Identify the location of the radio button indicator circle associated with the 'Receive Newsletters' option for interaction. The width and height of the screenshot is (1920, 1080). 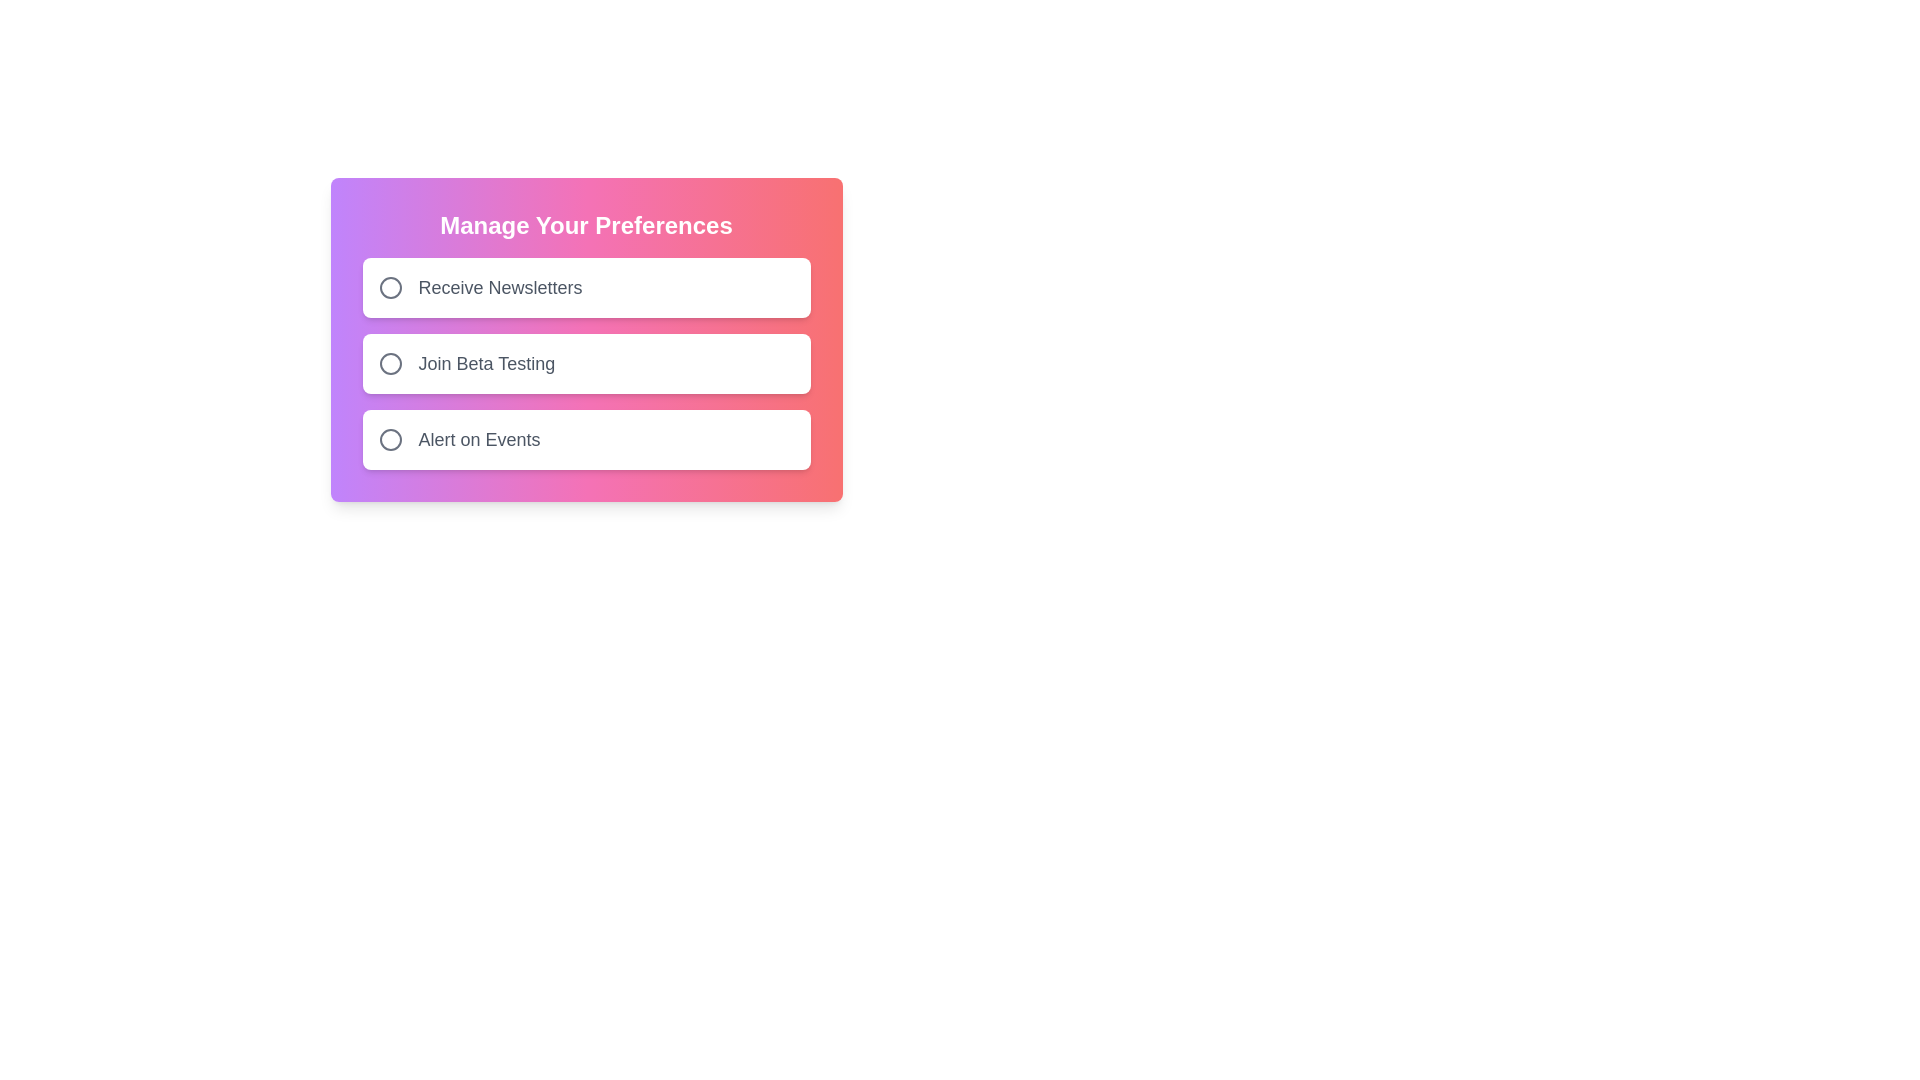
(390, 288).